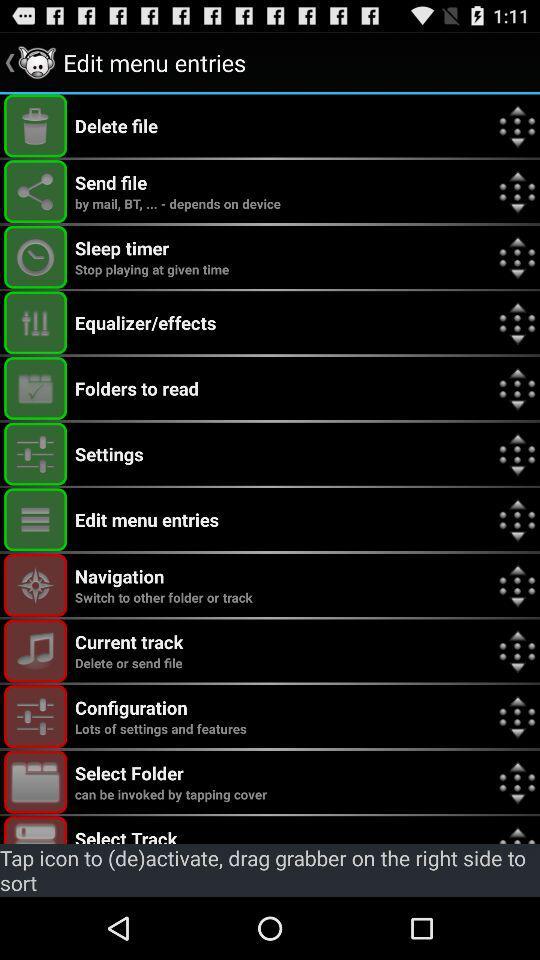 The width and height of the screenshot is (540, 960). I want to click on change menu settings, so click(35, 454).